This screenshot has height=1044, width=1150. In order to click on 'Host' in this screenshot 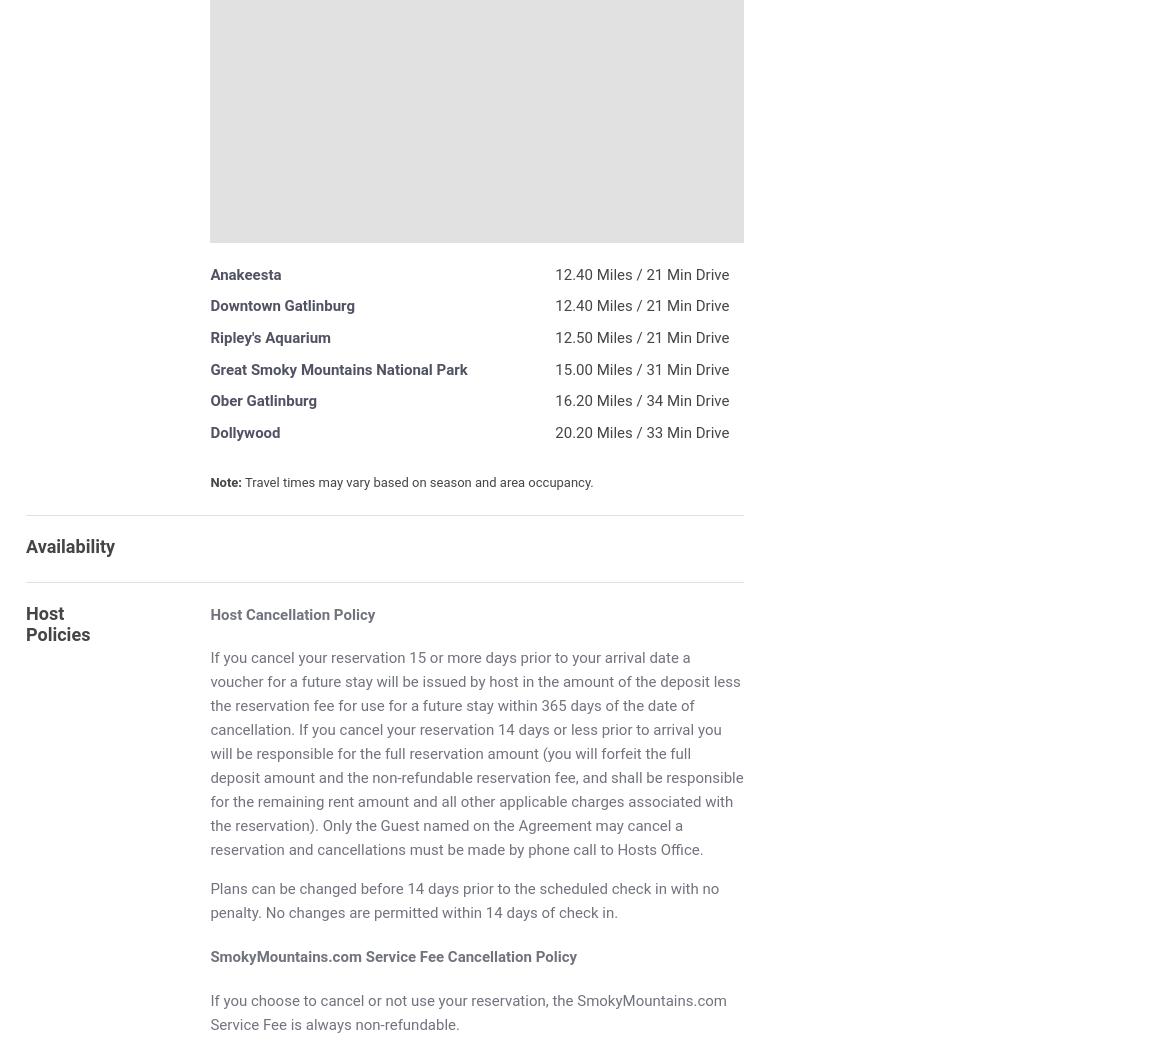, I will do `click(43, 612)`.